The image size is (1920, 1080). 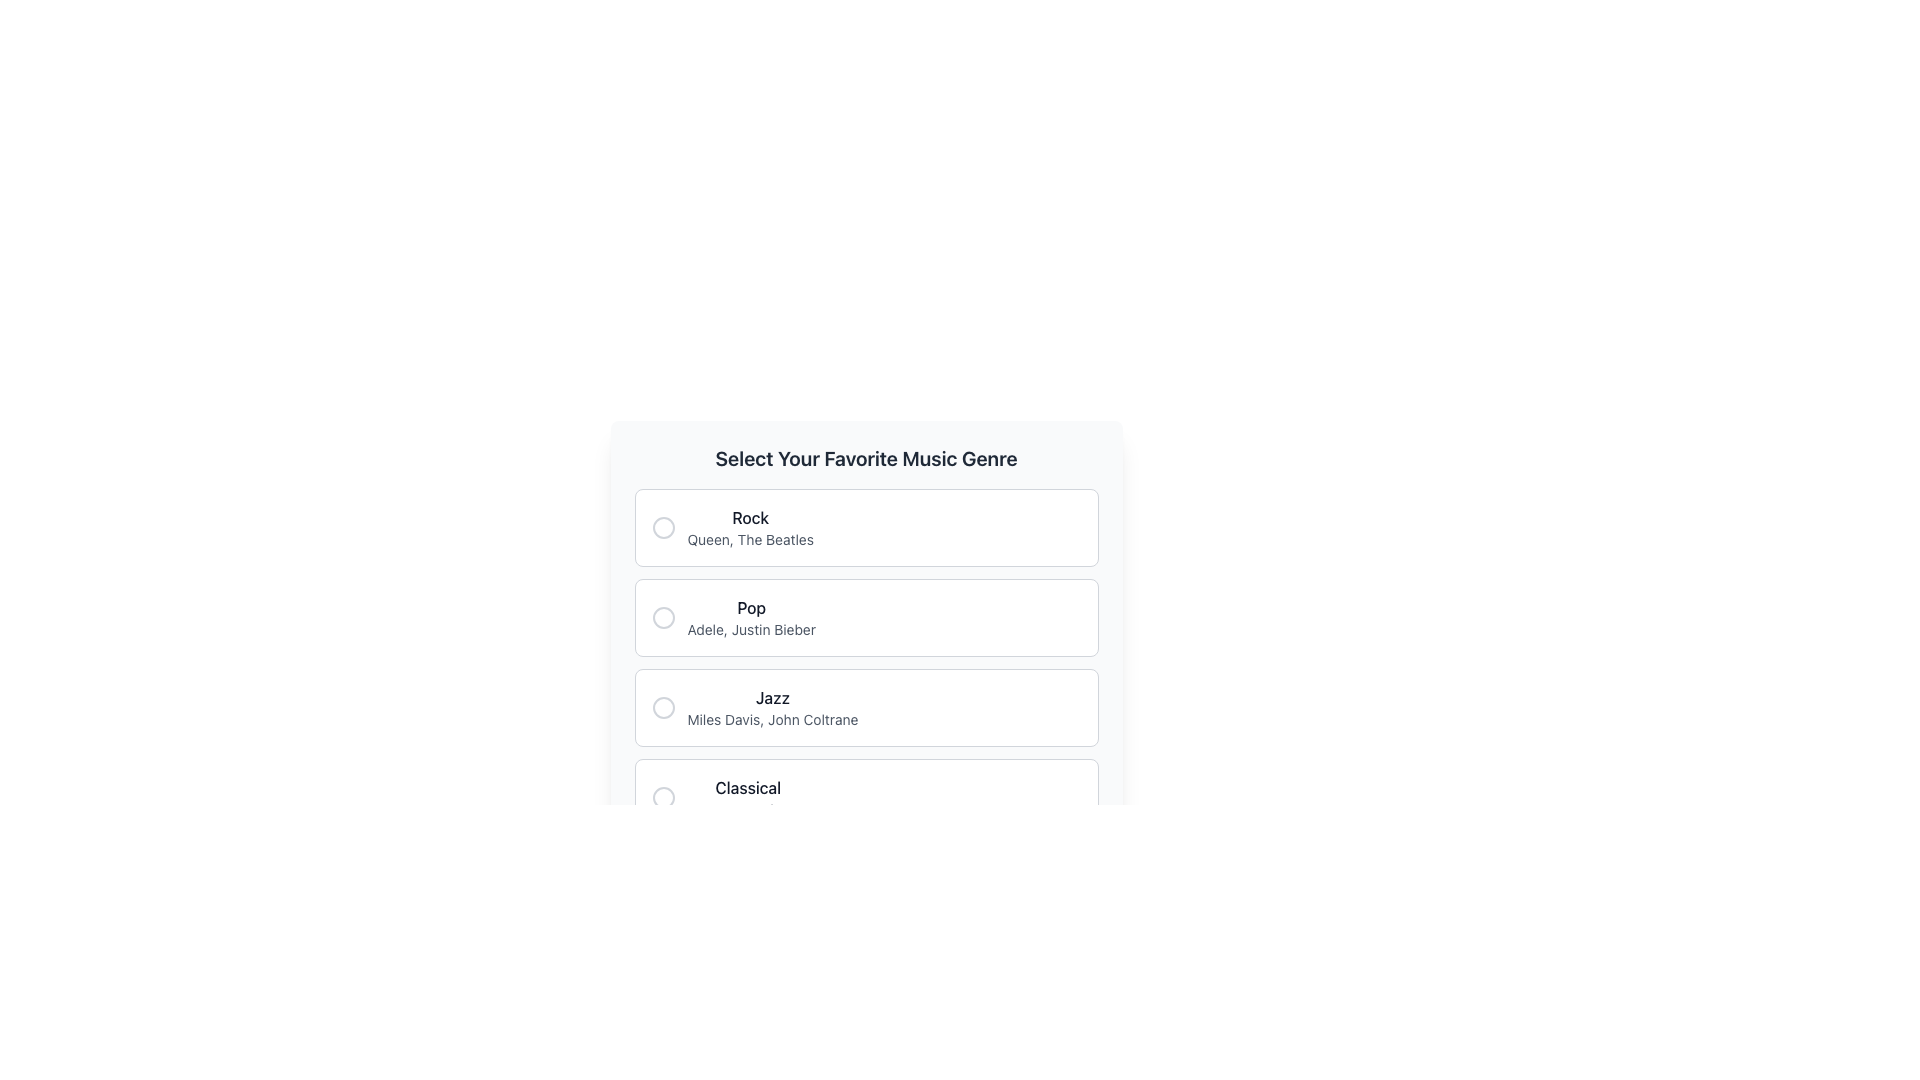 I want to click on the circular radio button, so click(x=663, y=527).